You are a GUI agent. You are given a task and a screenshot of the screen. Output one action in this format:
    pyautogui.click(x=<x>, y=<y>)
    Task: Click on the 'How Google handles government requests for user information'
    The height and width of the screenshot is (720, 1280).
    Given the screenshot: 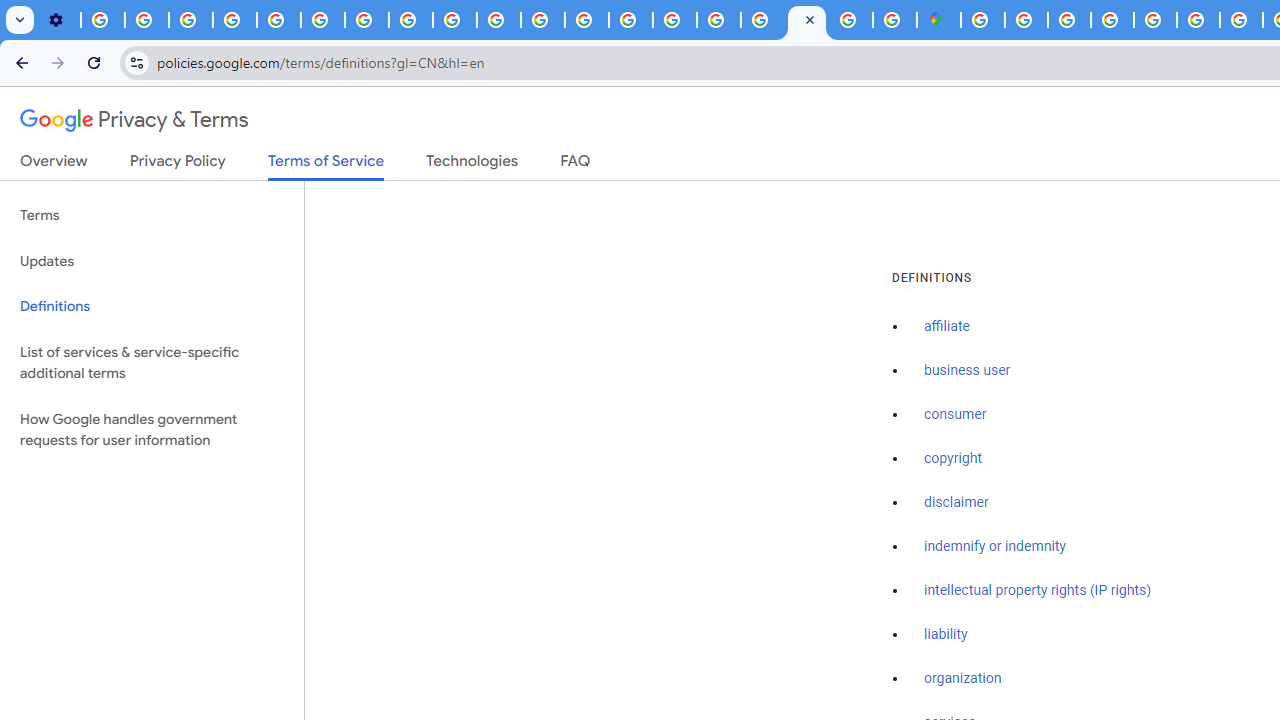 What is the action you would take?
    pyautogui.click(x=151, y=428)
    